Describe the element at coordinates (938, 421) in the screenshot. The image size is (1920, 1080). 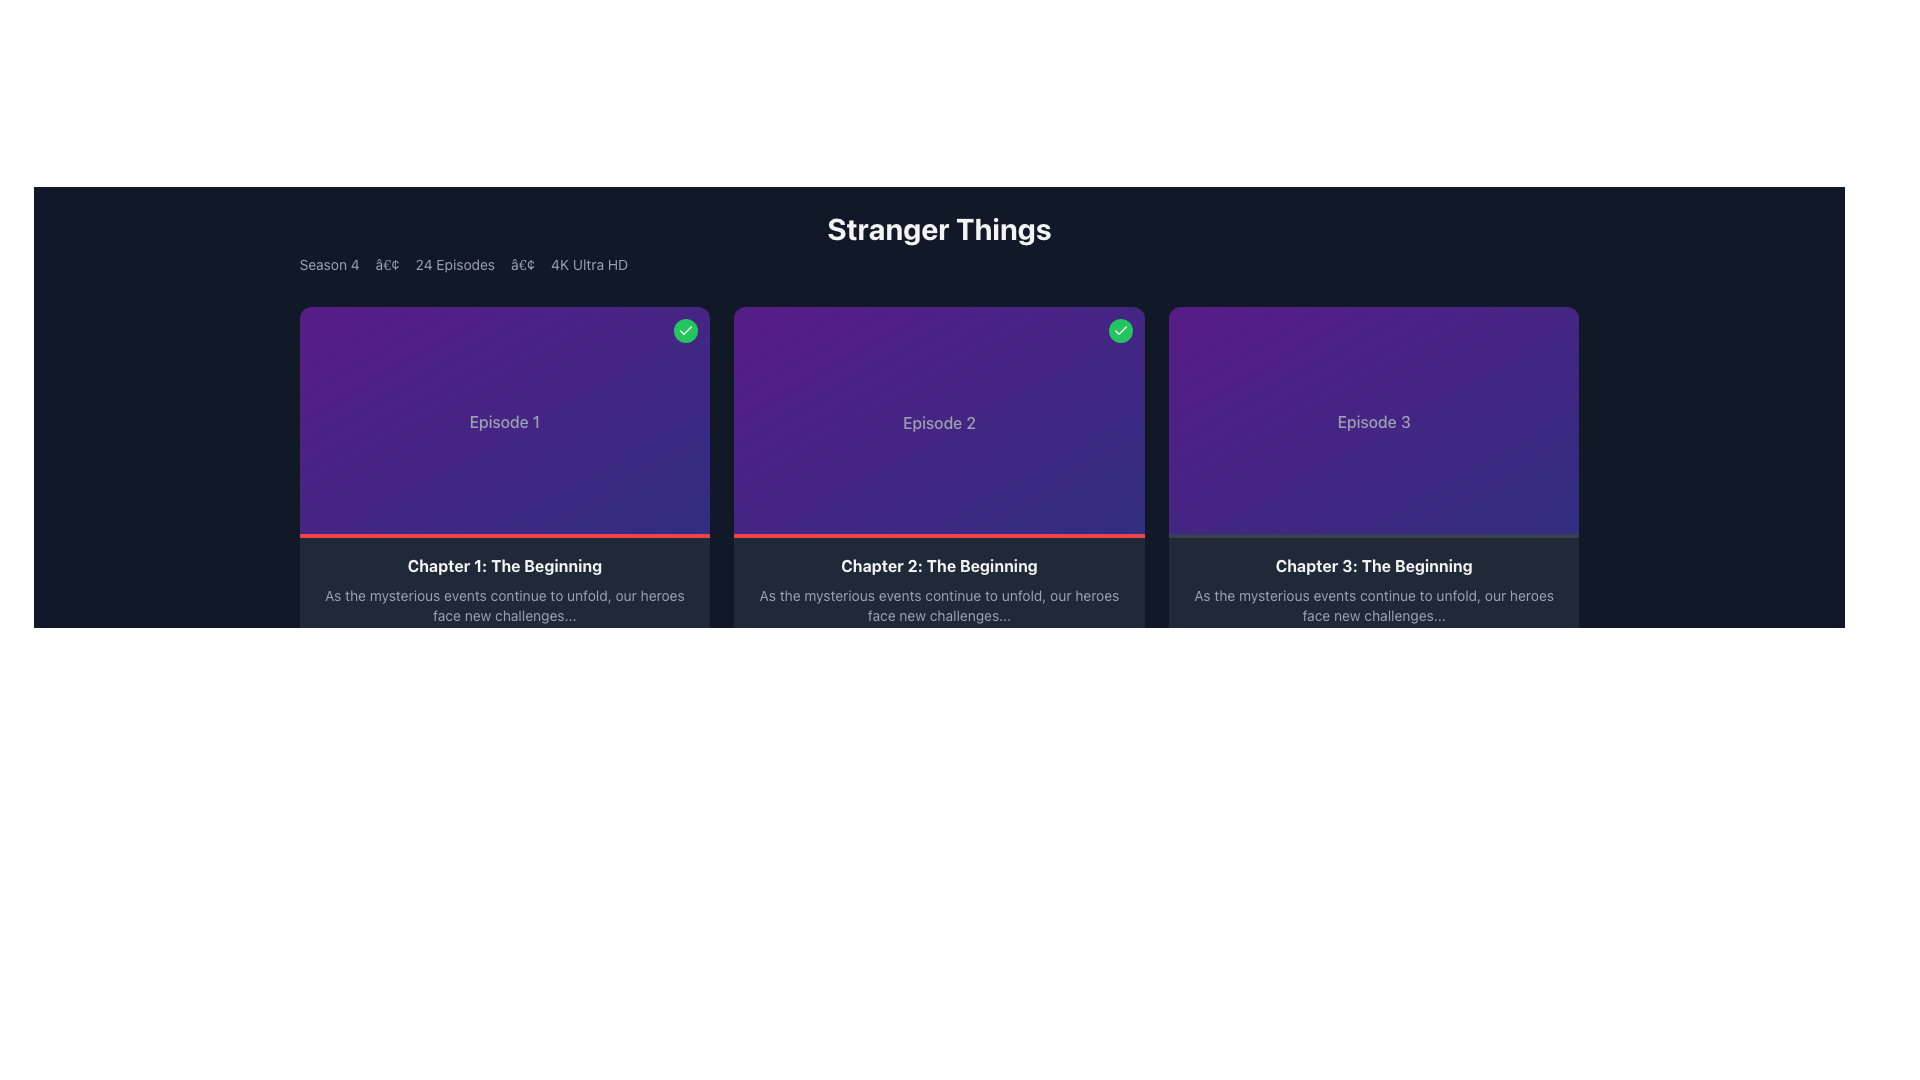
I see `text of the title label for 'Episode 2', which is styled with a gradient background and centered in a card component` at that location.